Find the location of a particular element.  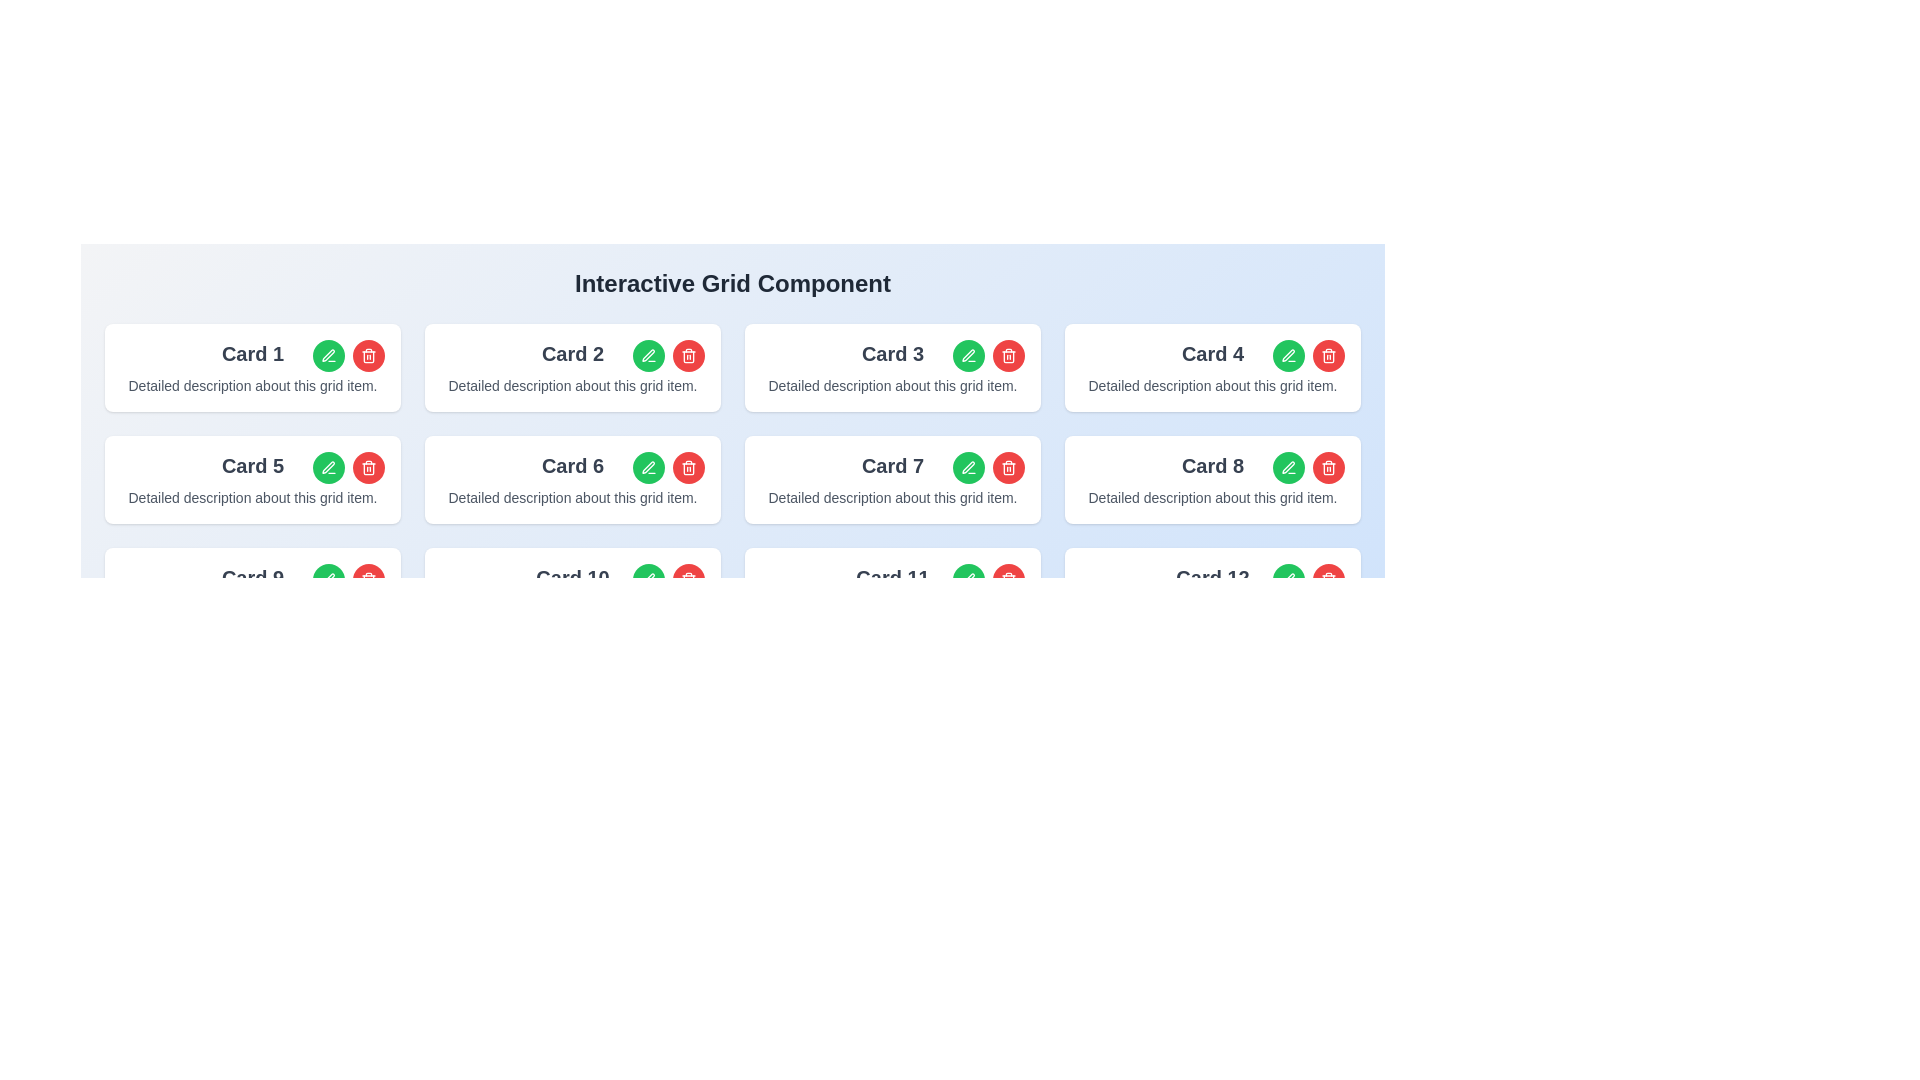

the circular green button with a white pen icon located in the top-right corner of 'Card 7' is located at coordinates (969, 467).